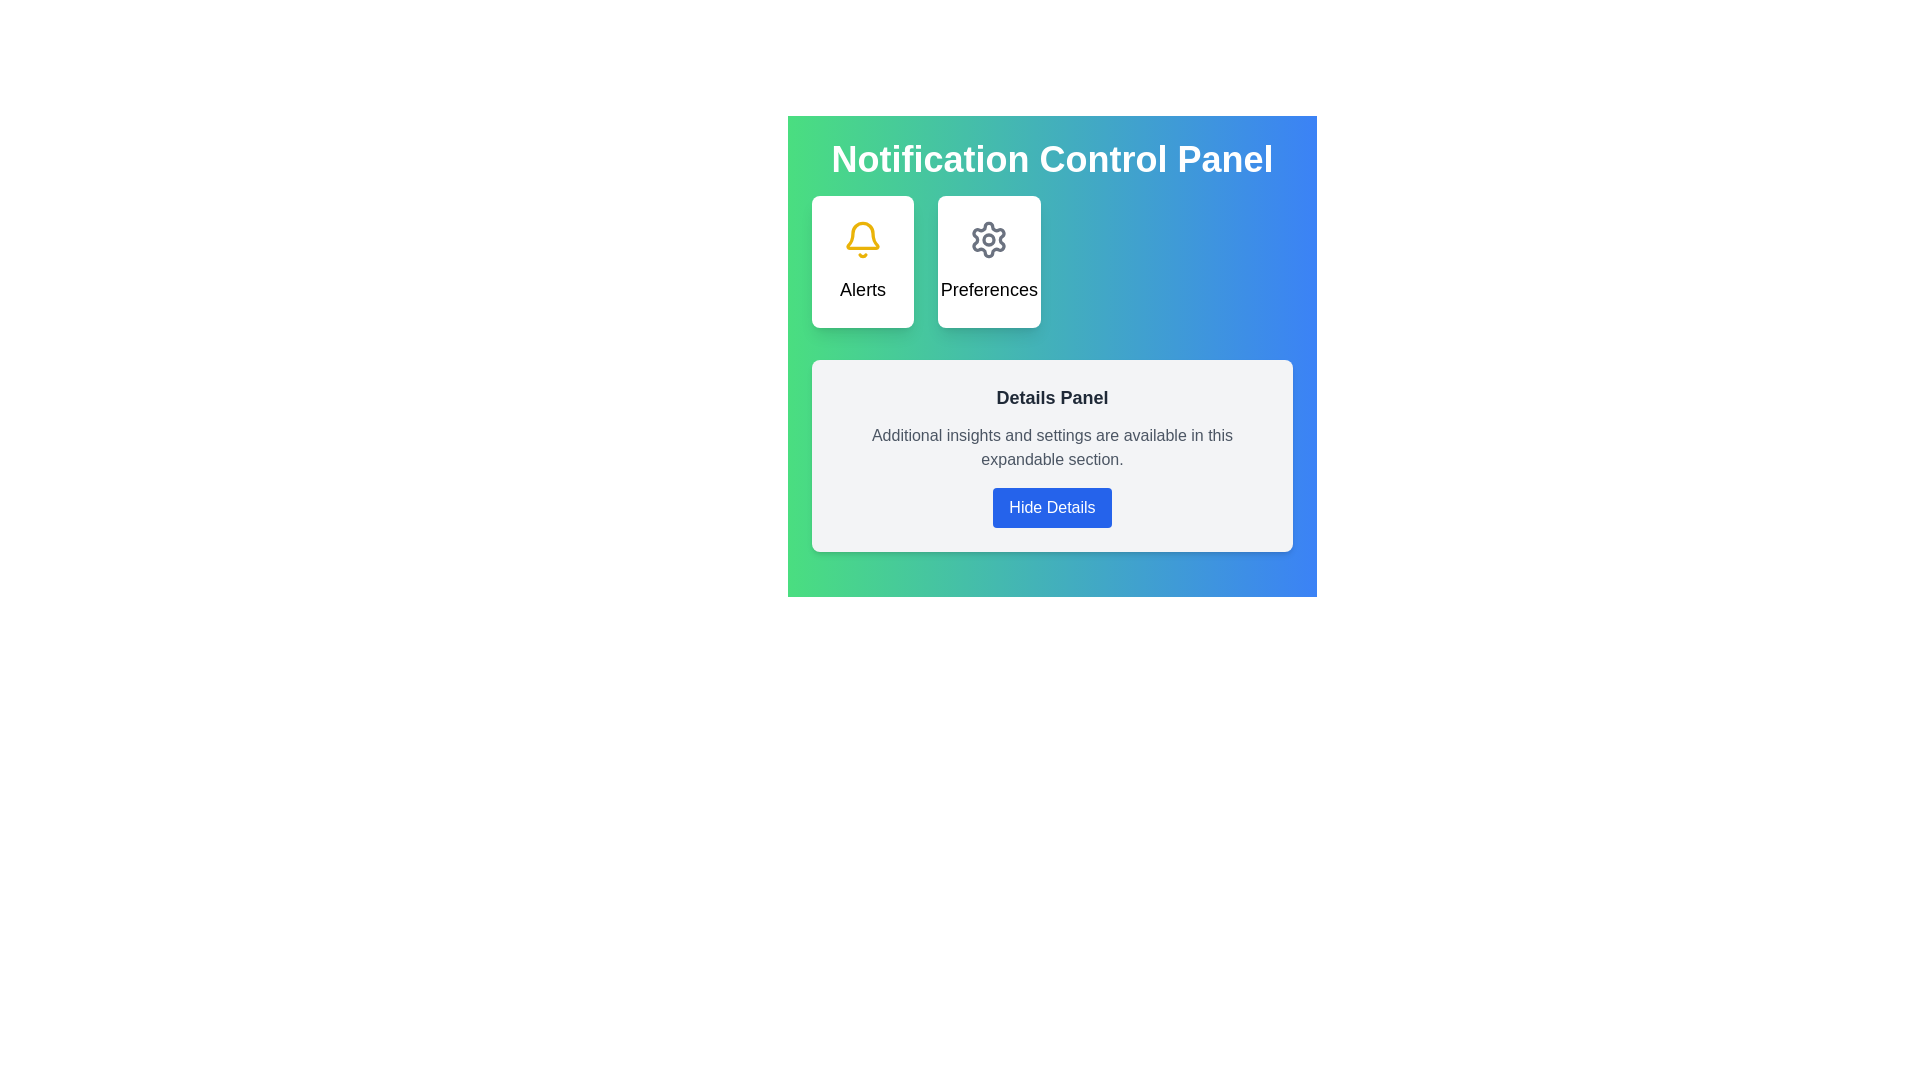 The height and width of the screenshot is (1080, 1920). What do you see at coordinates (863, 289) in the screenshot?
I see `text label that describes the notification-related icon above it, providing insight into the section's purpose` at bounding box center [863, 289].